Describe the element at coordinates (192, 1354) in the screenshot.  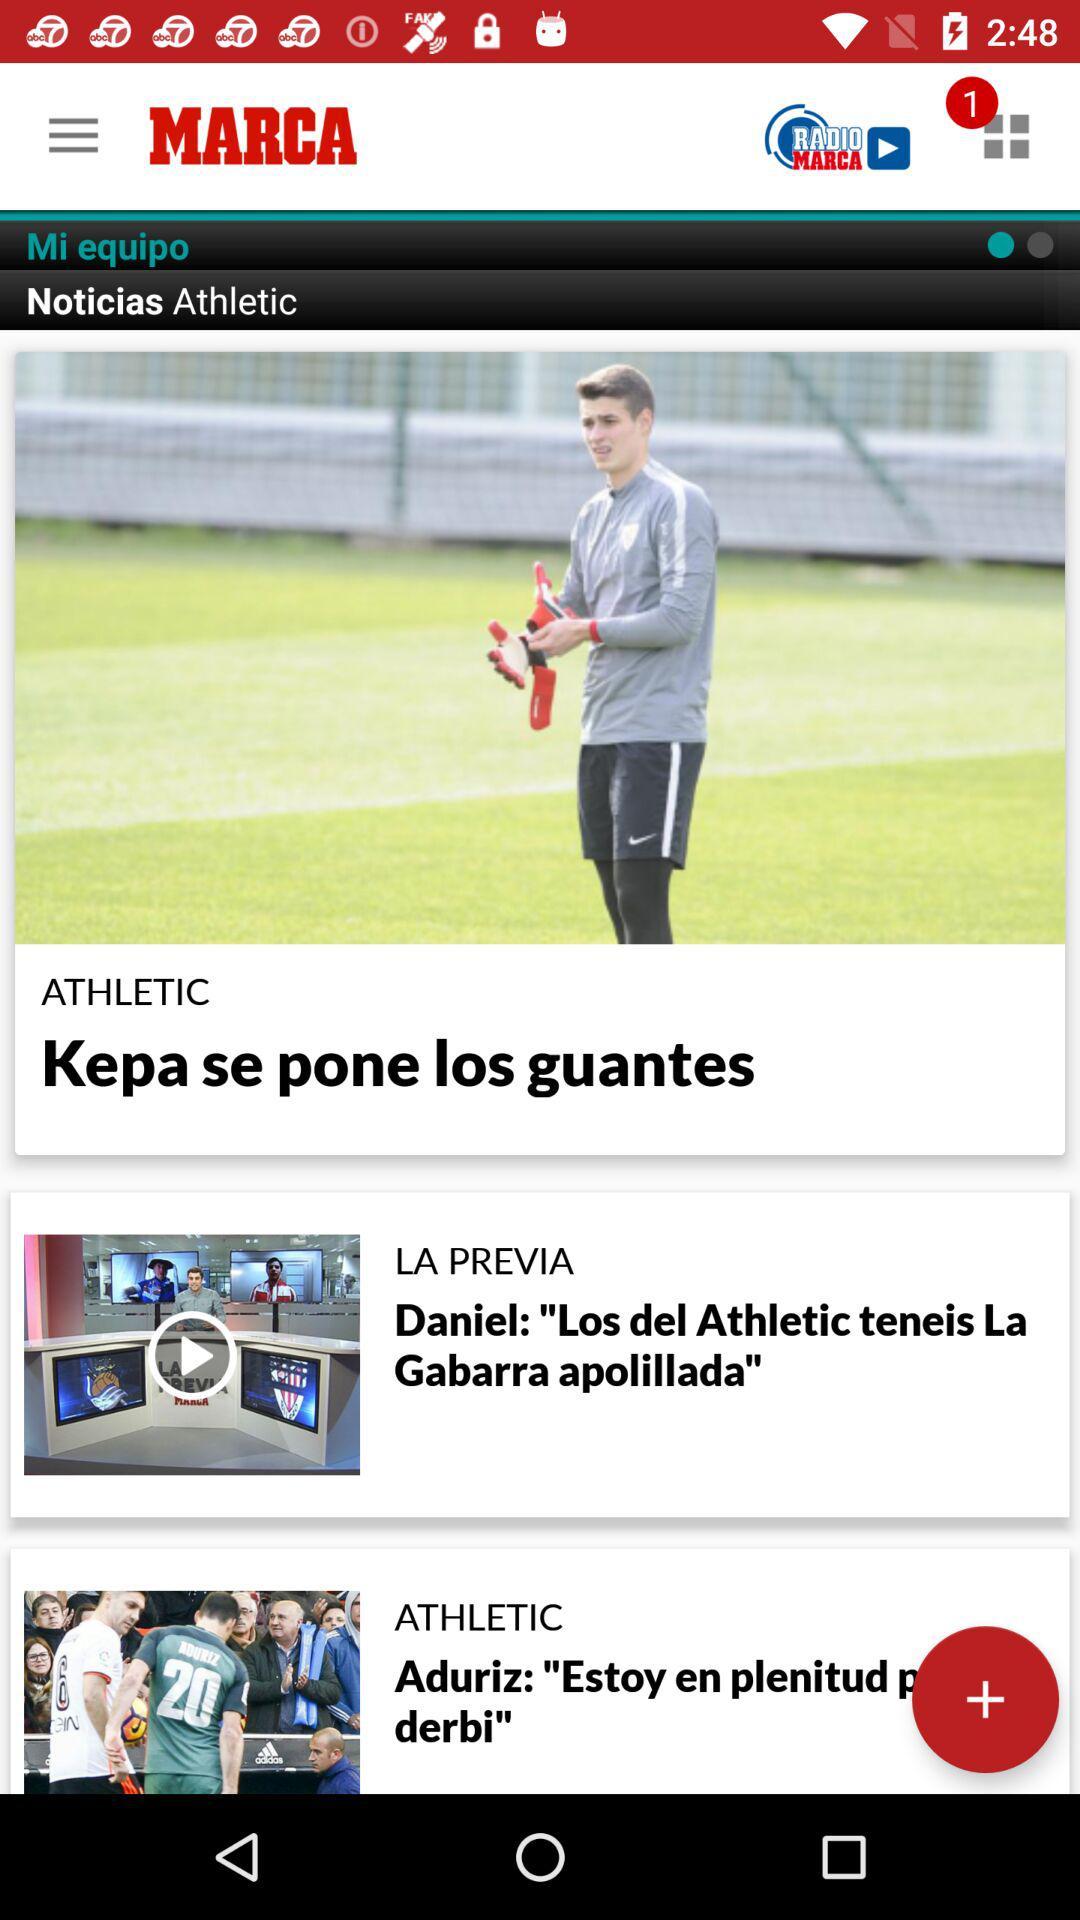
I see `the video which is left to the text la previa` at that location.